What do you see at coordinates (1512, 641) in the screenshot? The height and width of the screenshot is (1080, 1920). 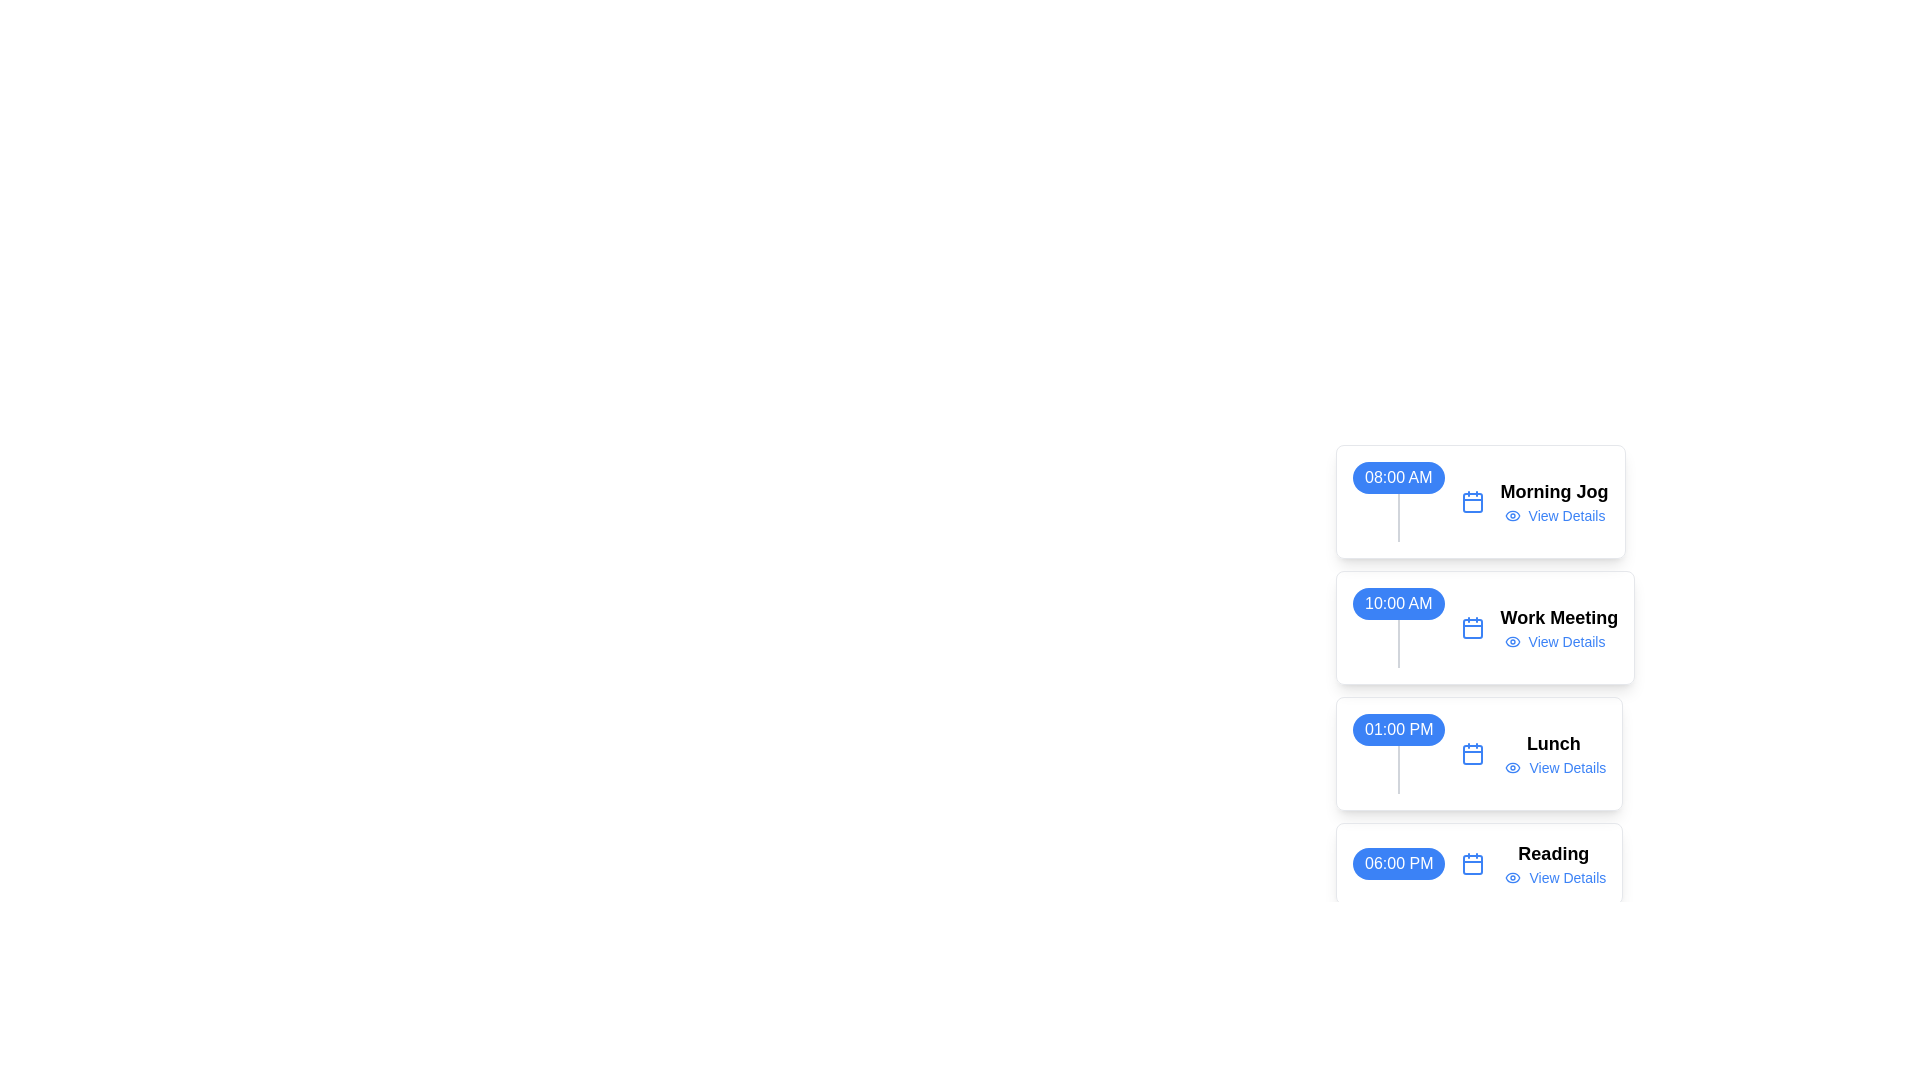 I see `the upper arc of the 'eye' icon representing visibility, located to the right of the time-label texts` at bounding box center [1512, 641].